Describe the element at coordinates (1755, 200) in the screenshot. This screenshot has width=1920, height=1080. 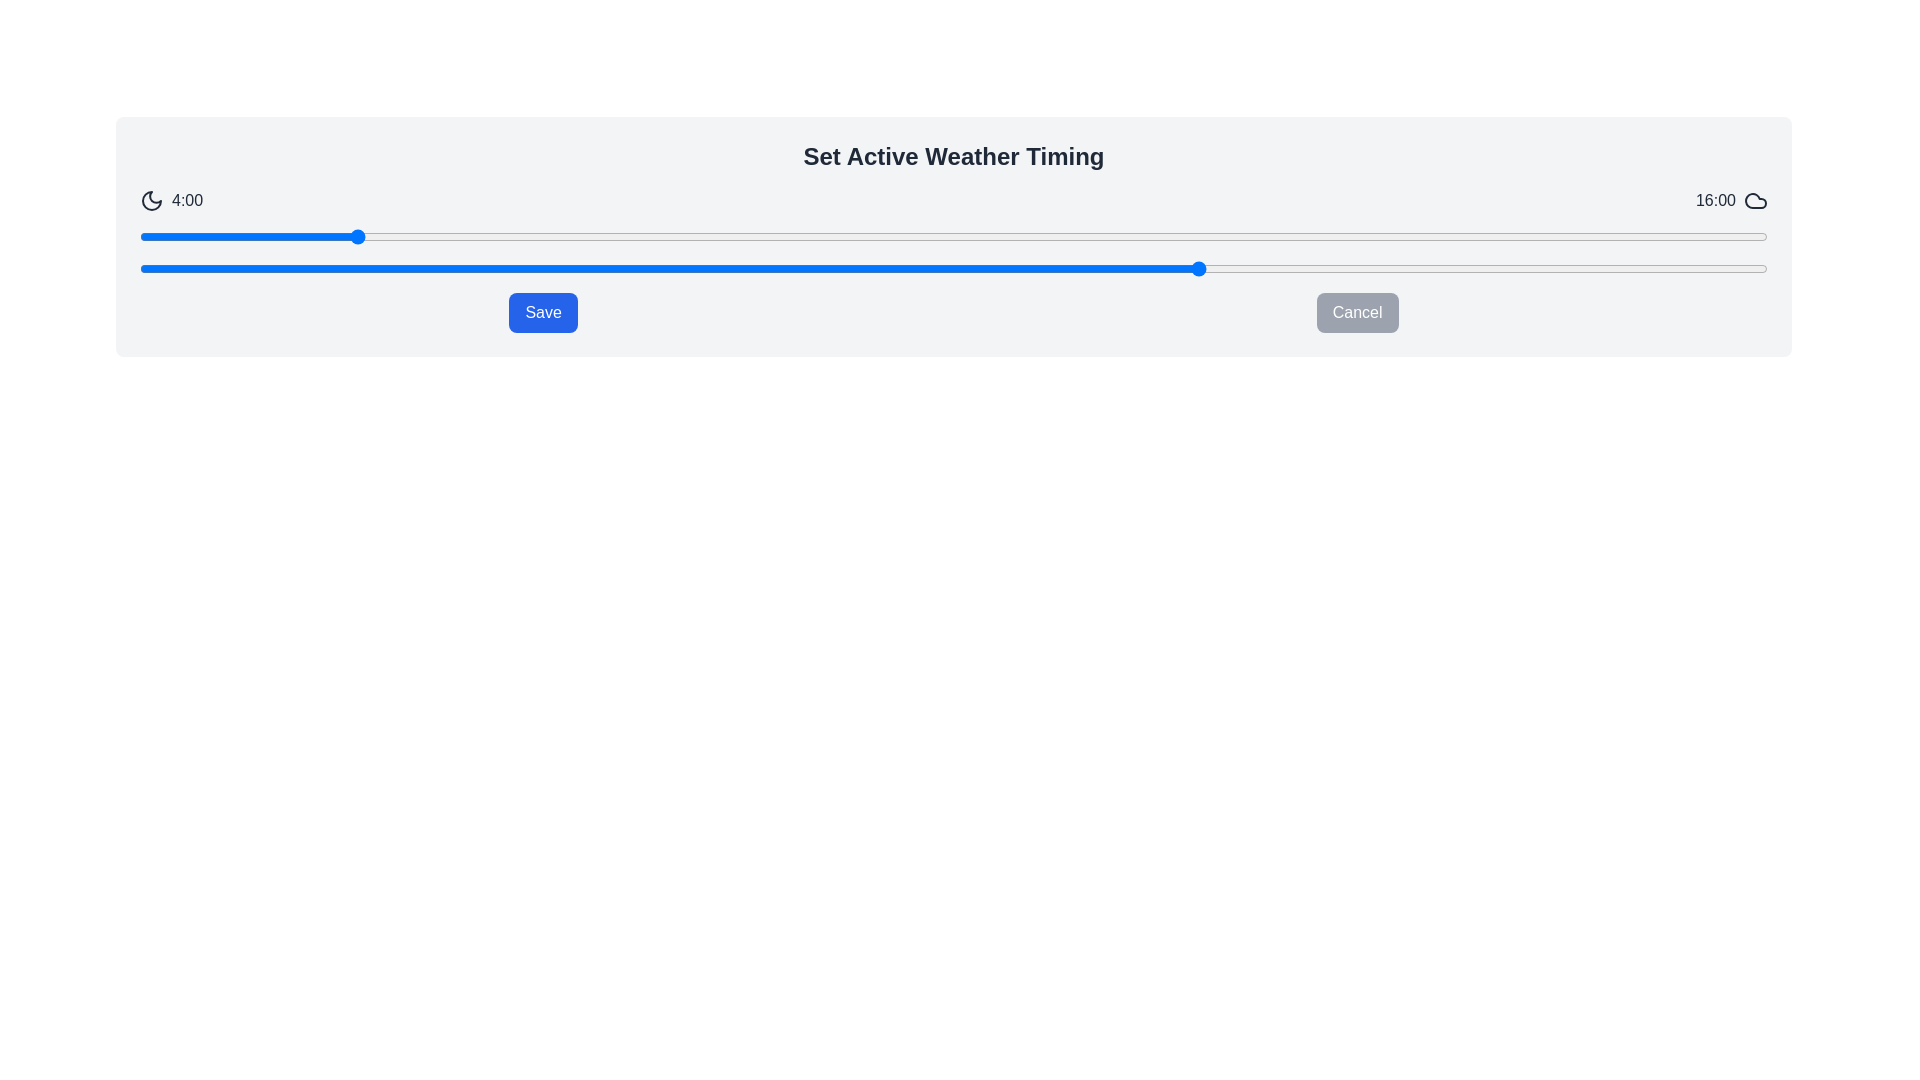
I see `the cloud-shaped icon located near the time display '16:00' in the top-right corner of the main interface area` at that location.